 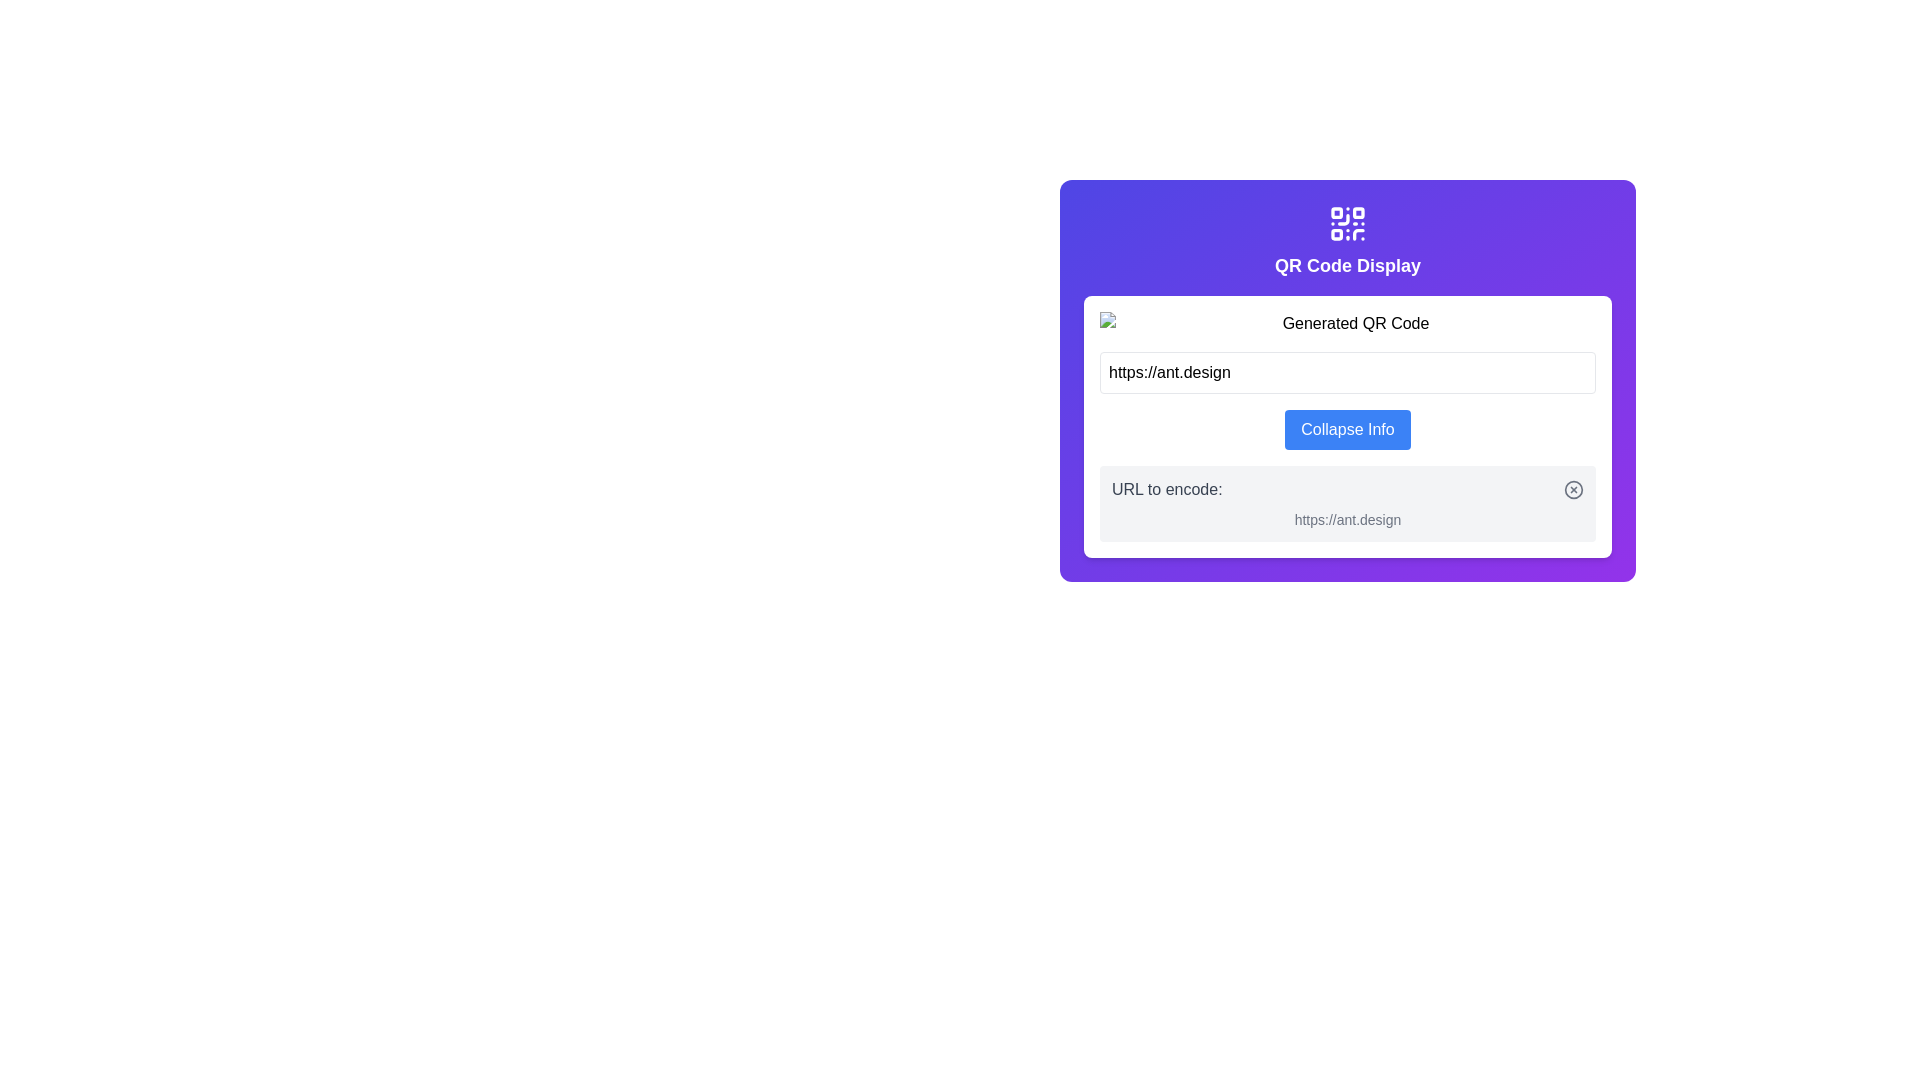 I want to click on the text label that reads 'URL to encode:', which is styled in gray color and located on the left side of the 'QR Code Display' interface, adjacent to an icon, so click(x=1167, y=489).